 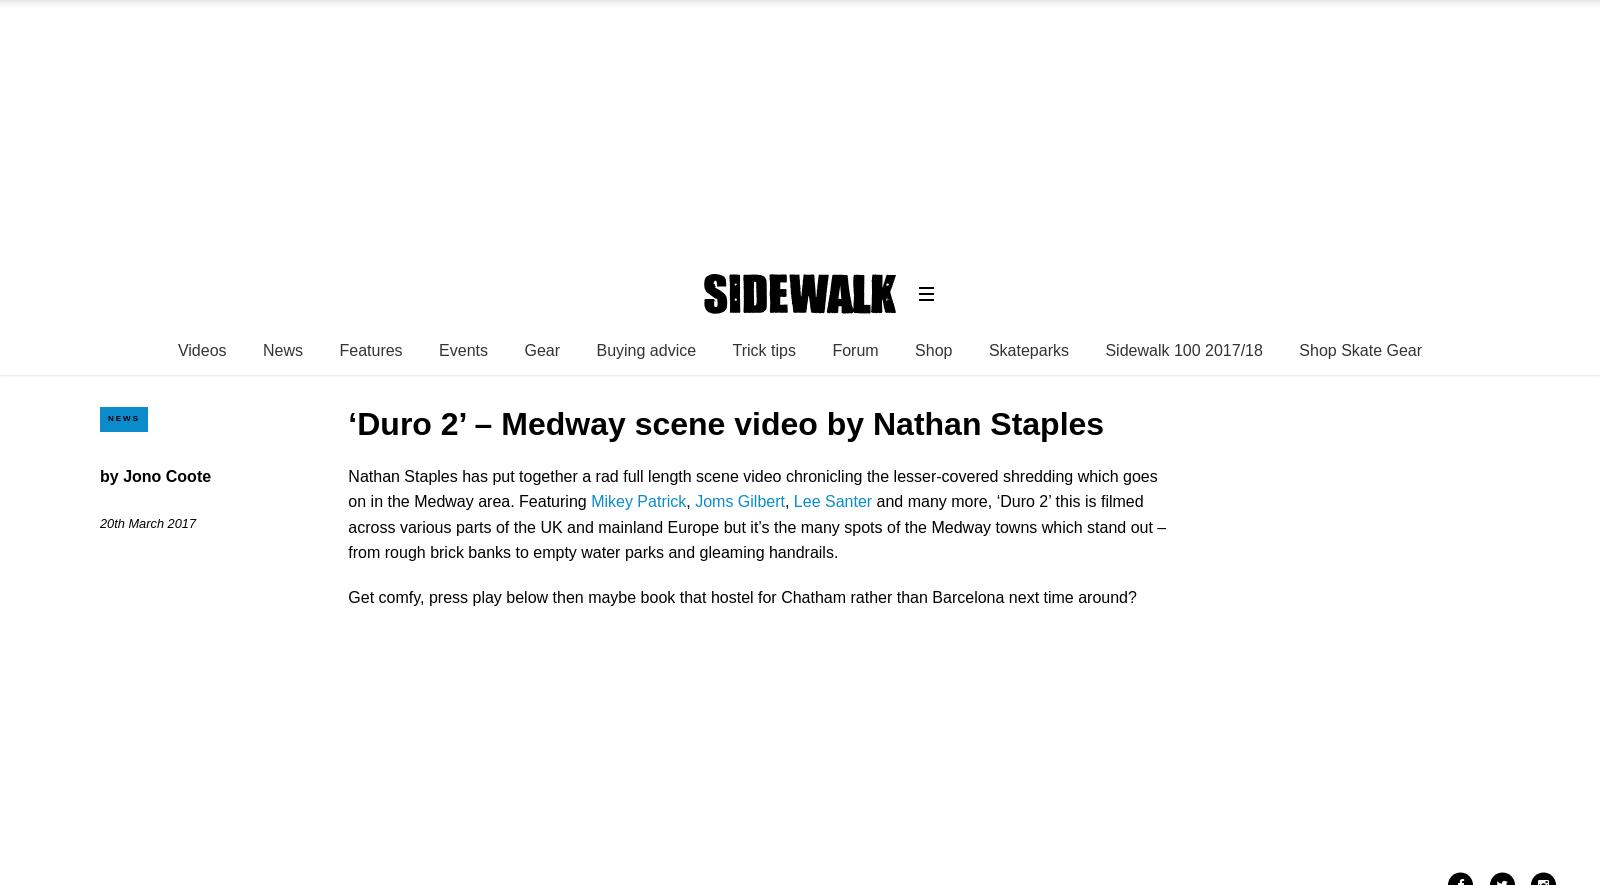 What do you see at coordinates (756, 526) in the screenshot?
I see `'and many more, ‘Duro 2’ this is filmed across various parts of the UK and mainland Europe but it’s the many spots of the Medway towns which stand out – from rough brick banks to empty water parks and gleaming handrails.'` at bounding box center [756, 526].